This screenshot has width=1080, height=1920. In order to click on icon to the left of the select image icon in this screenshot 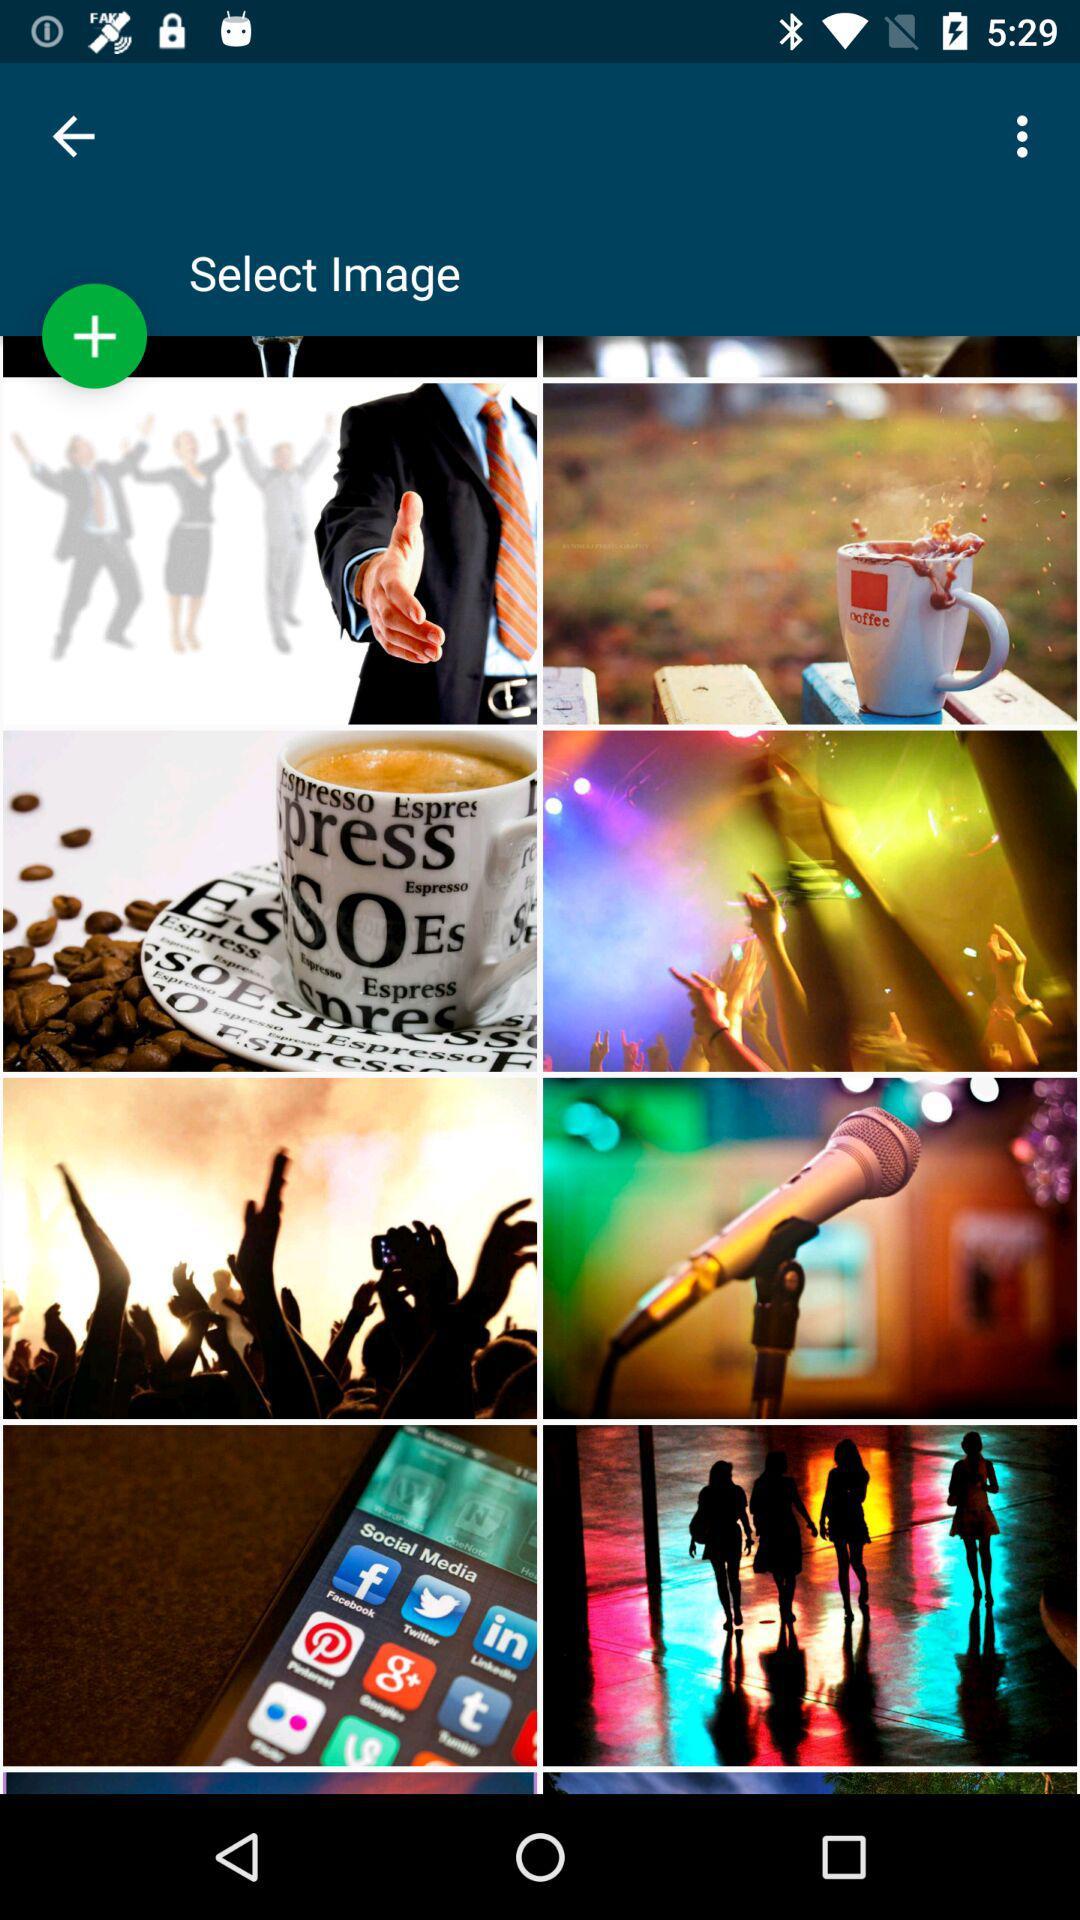, I will do `click(94, 336)`.